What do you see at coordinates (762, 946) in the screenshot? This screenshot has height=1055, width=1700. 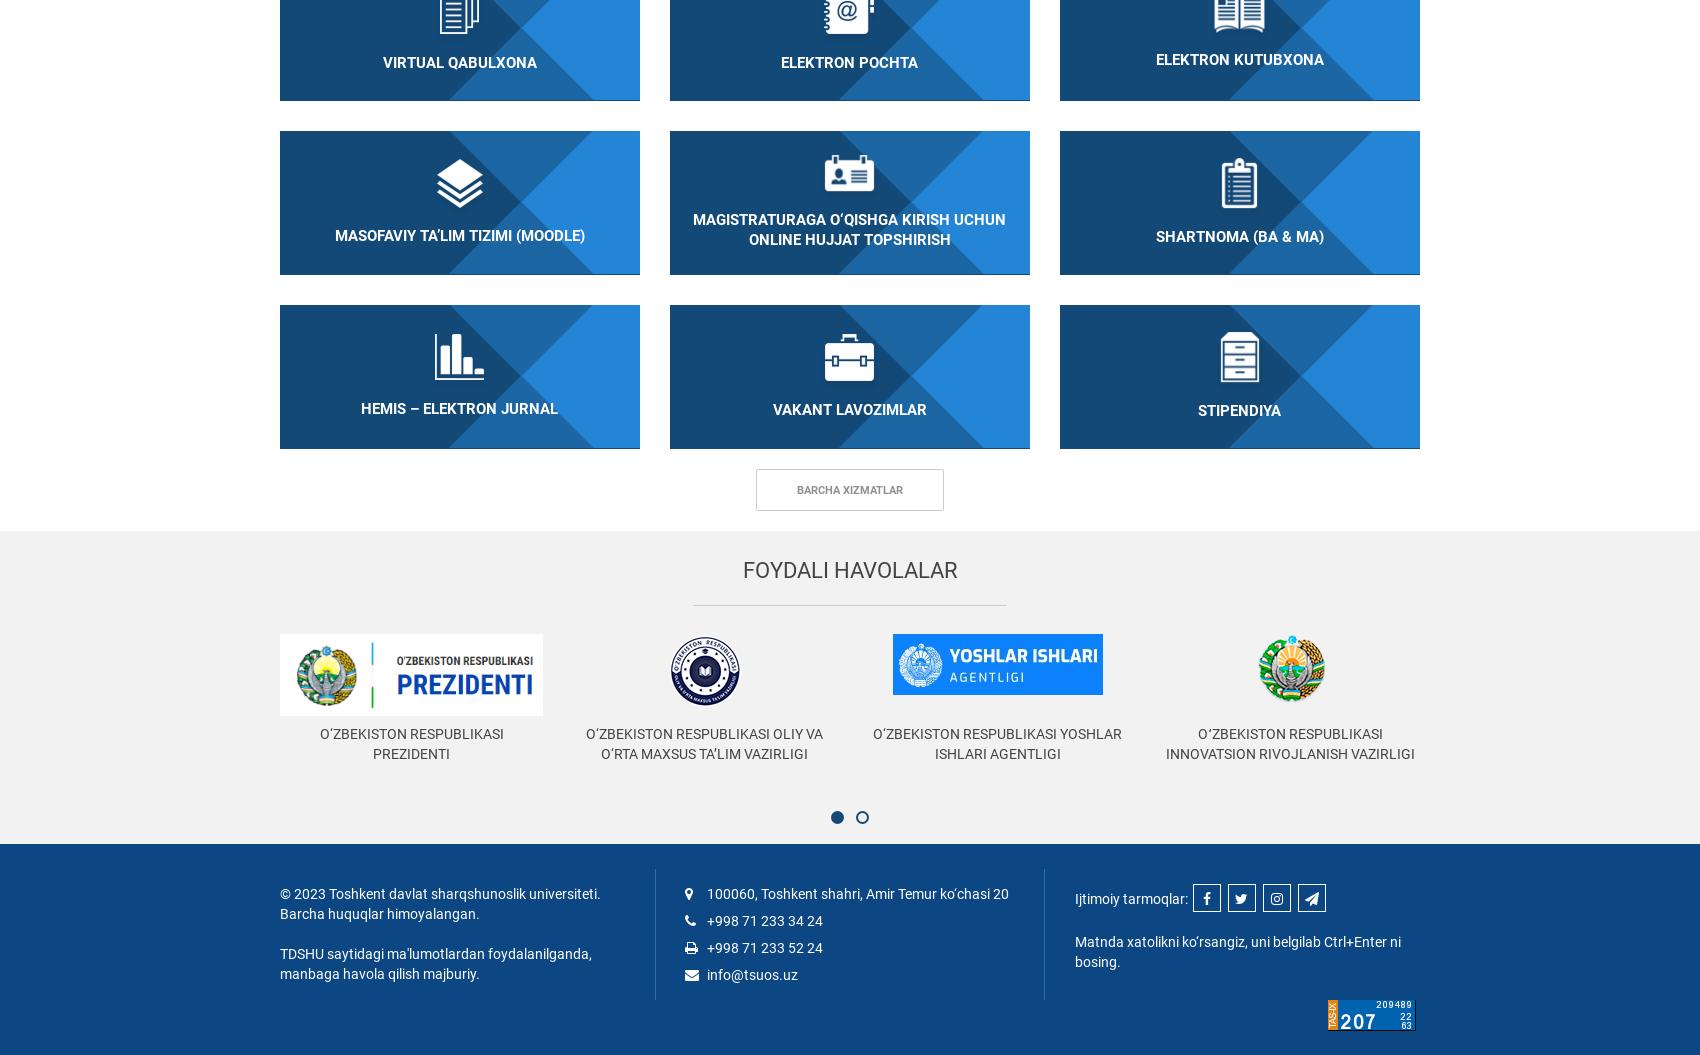 I see `'+998 71 233 52 24'` at bounding box center [762, 946].